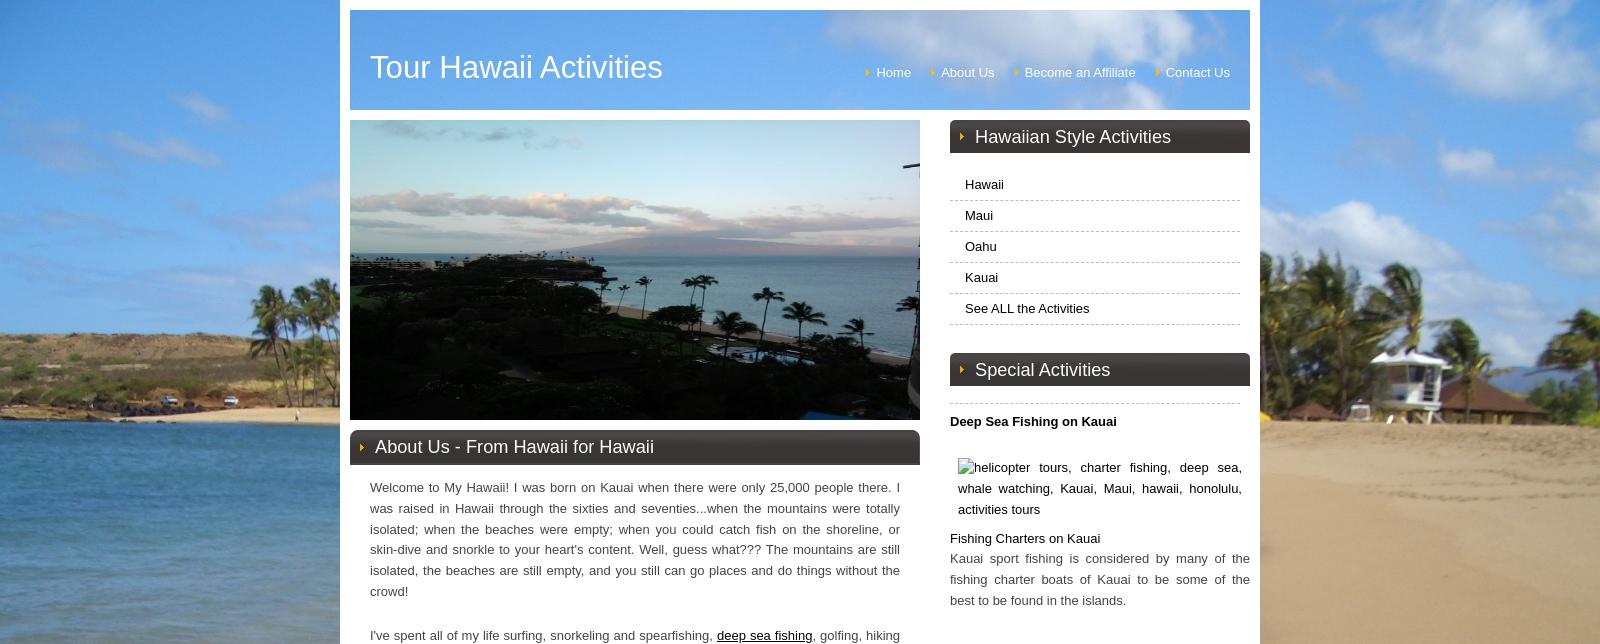 The width and height of the screenshot is (1600, 644). What do you see at coordinates (513, 447) in the screenshot?
I see `'About Us - From Hawaii for Hawaii'` at bounding box center [513, 447].